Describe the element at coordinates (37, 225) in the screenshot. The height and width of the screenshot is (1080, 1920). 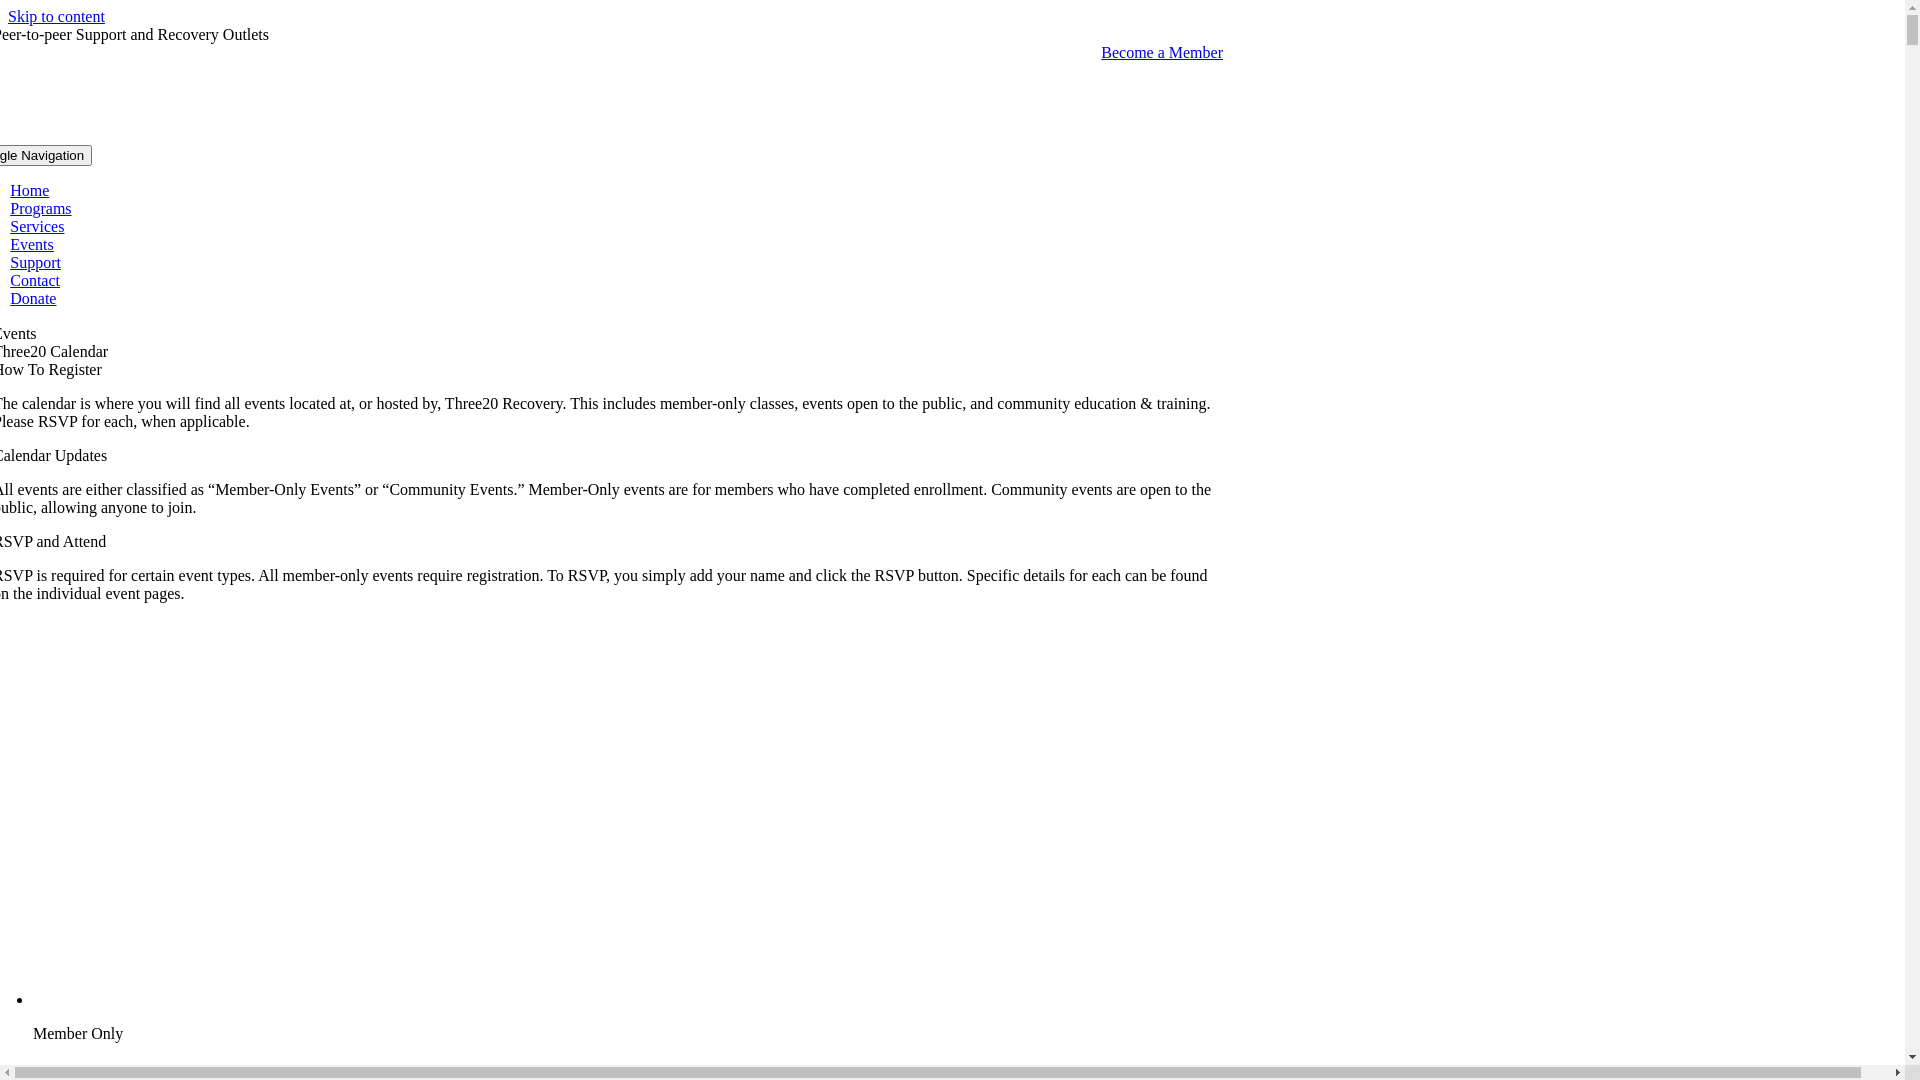
I see `'Services'` at that location.